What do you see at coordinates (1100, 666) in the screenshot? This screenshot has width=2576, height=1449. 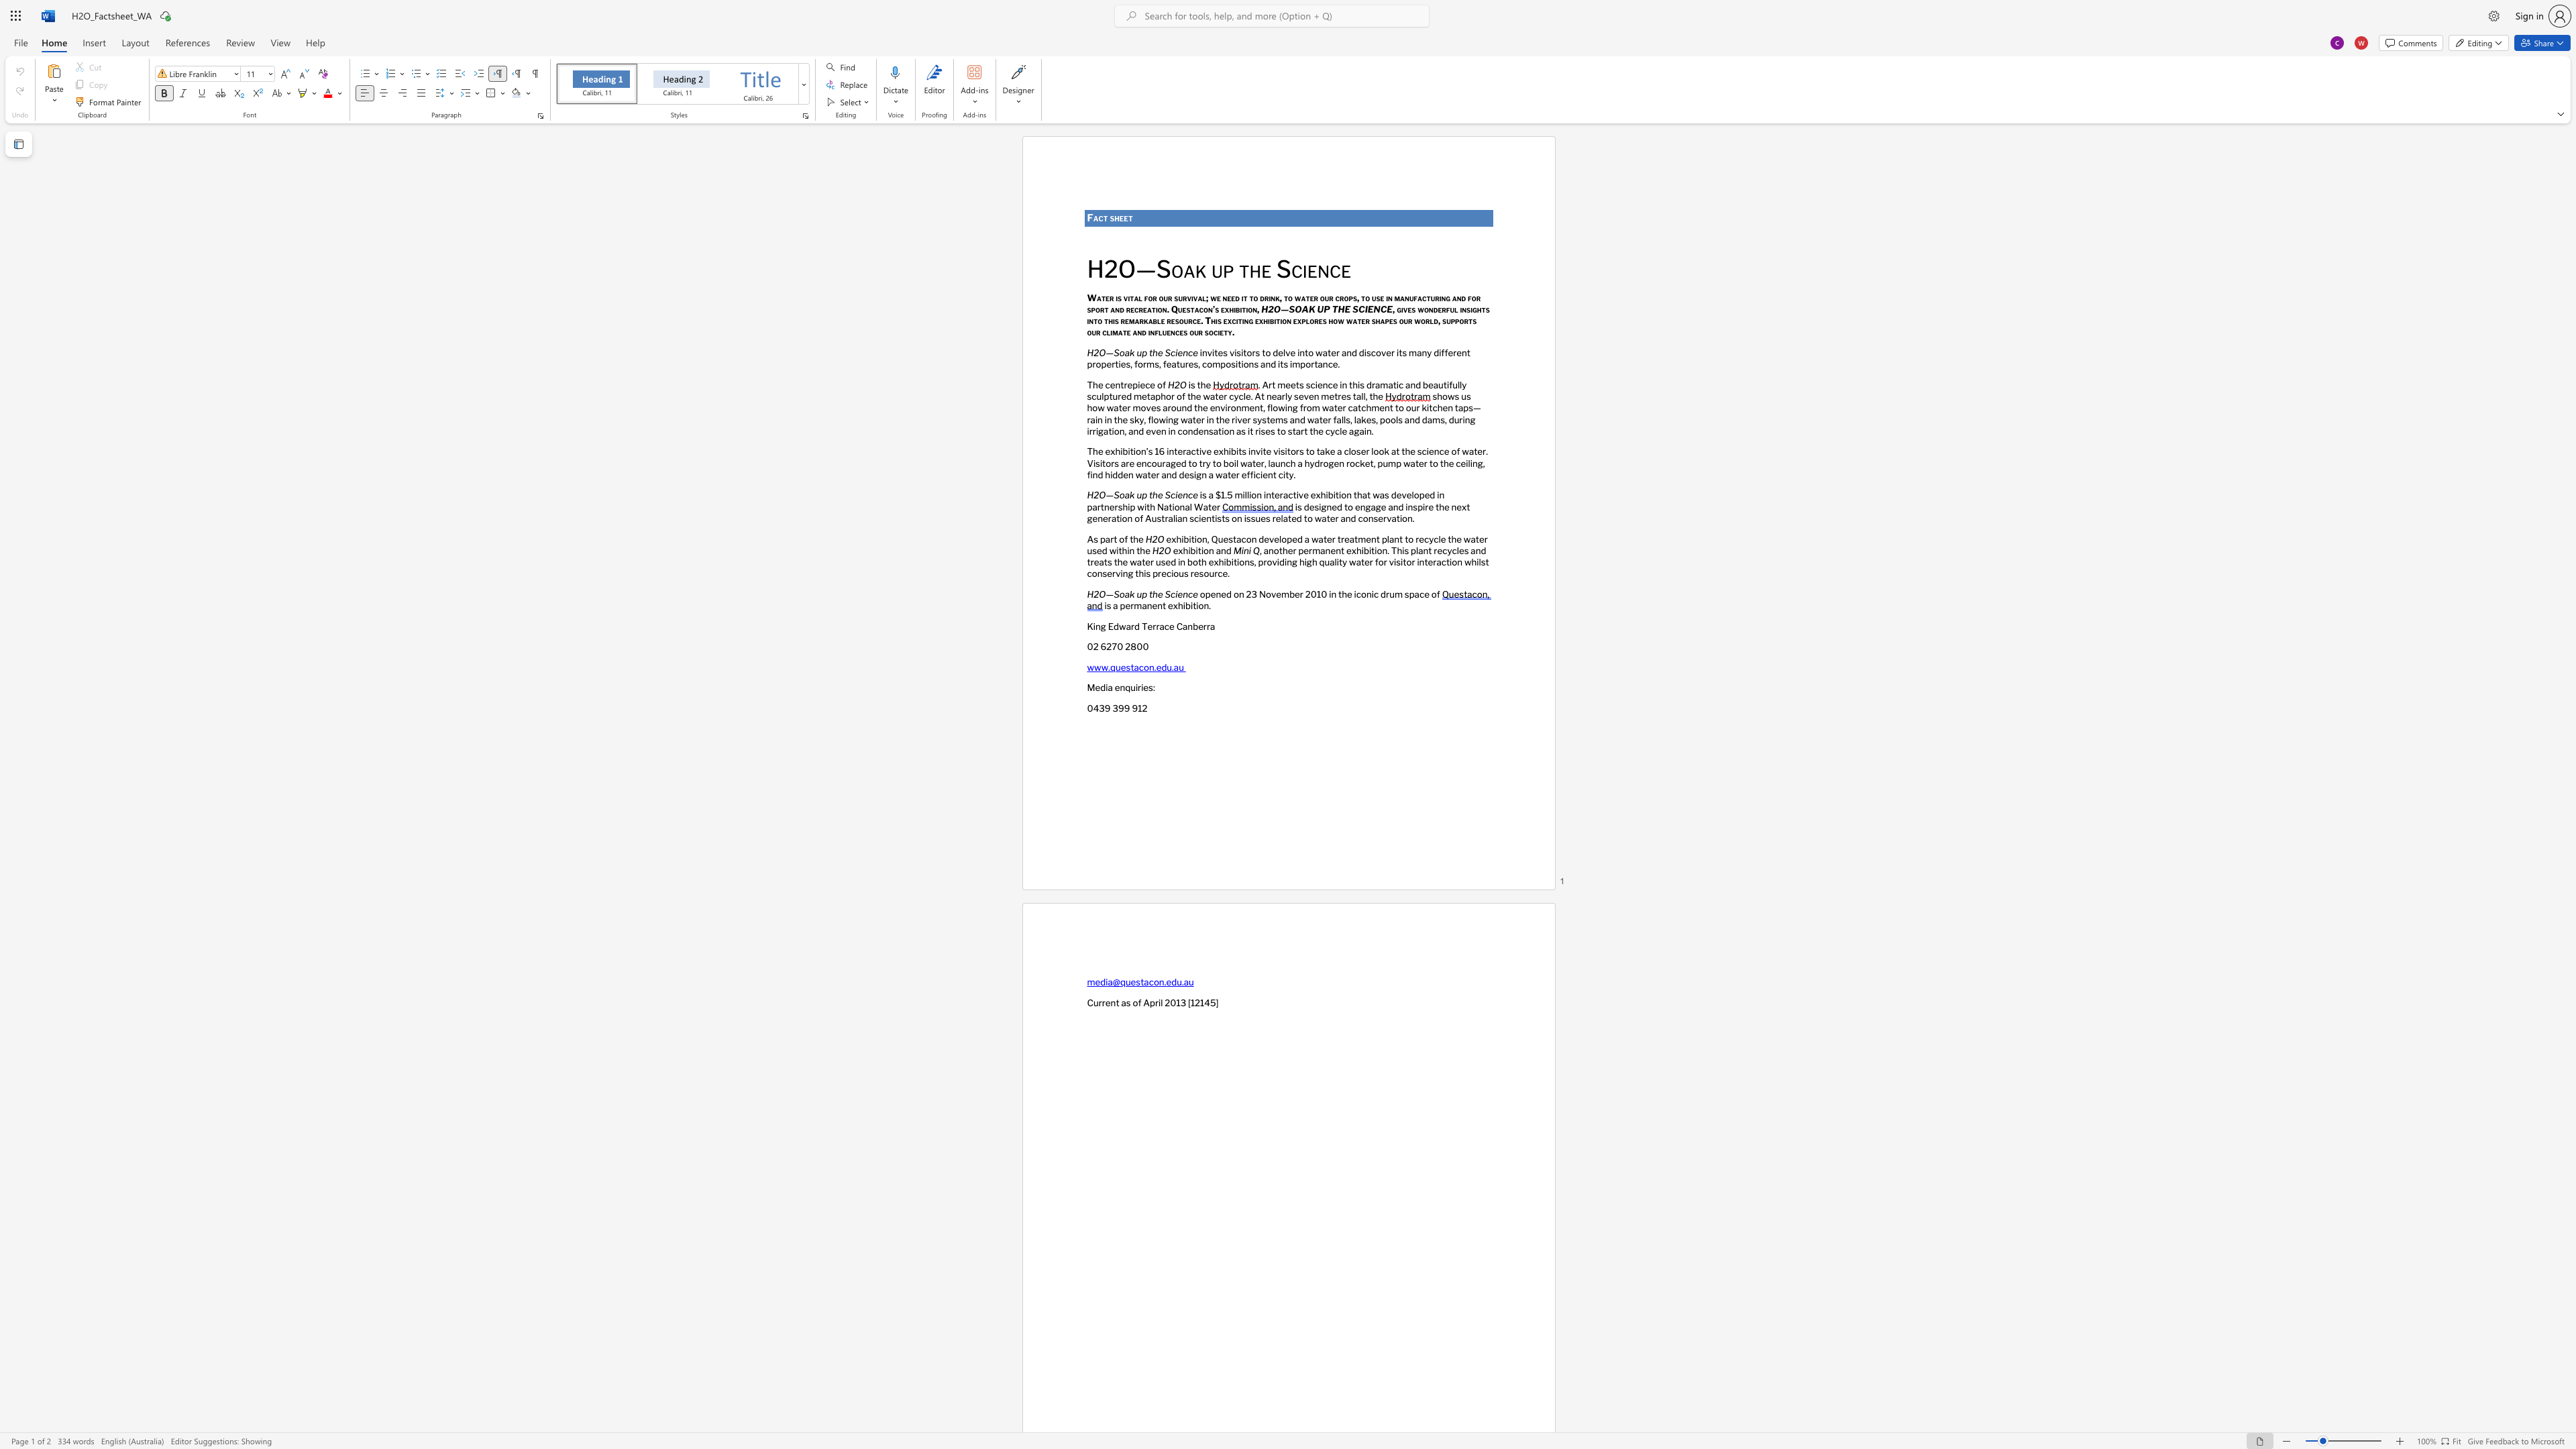 I see `the subset text "w.questacon.edu.a" within the text "www.questacon.edu.au"` at bounding box center [1100, 666].